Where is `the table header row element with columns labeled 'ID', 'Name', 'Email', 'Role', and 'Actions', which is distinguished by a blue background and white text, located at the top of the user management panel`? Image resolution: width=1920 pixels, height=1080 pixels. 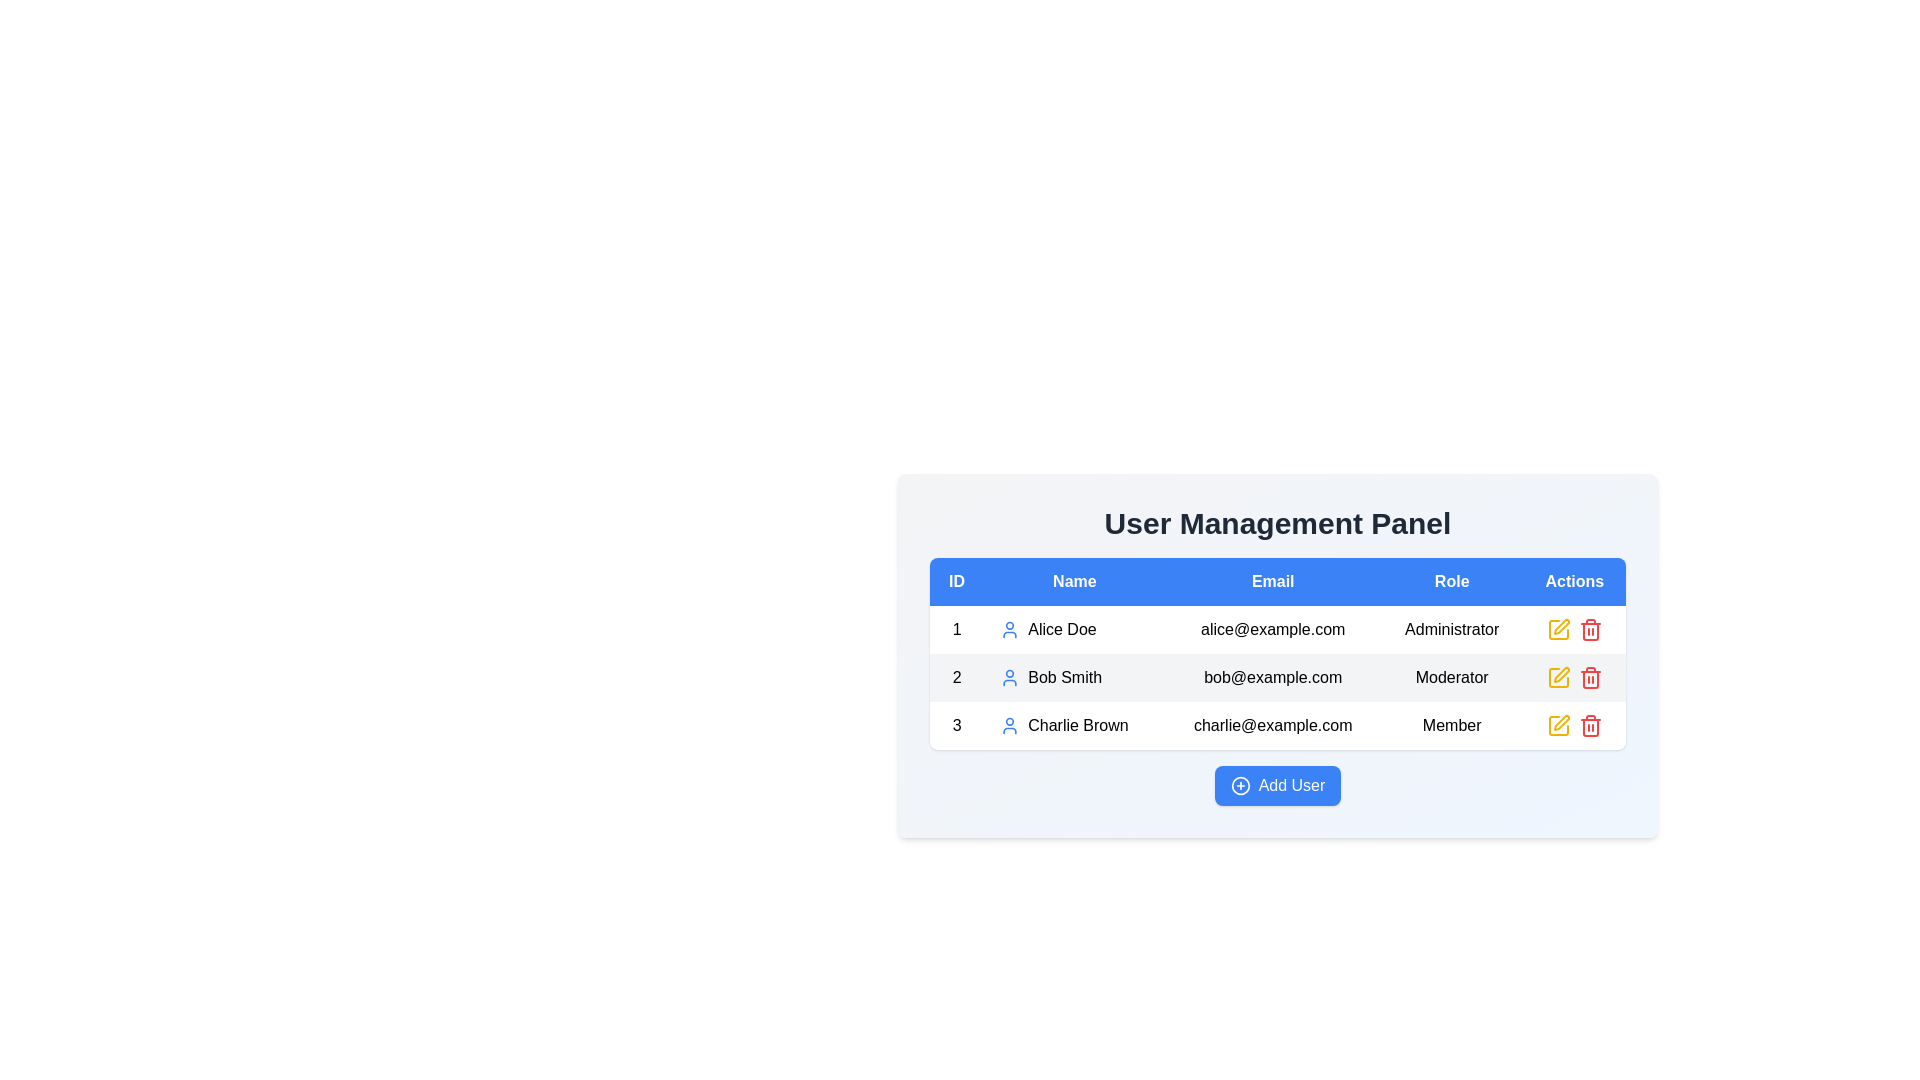
the table header row element with columns labeled 'ID', 'Name', 'Email', 'Role', and 'Actions', which is distinguished by a blue background and white text, located at the top of the user management panel is located at coordinates (1276, 582).